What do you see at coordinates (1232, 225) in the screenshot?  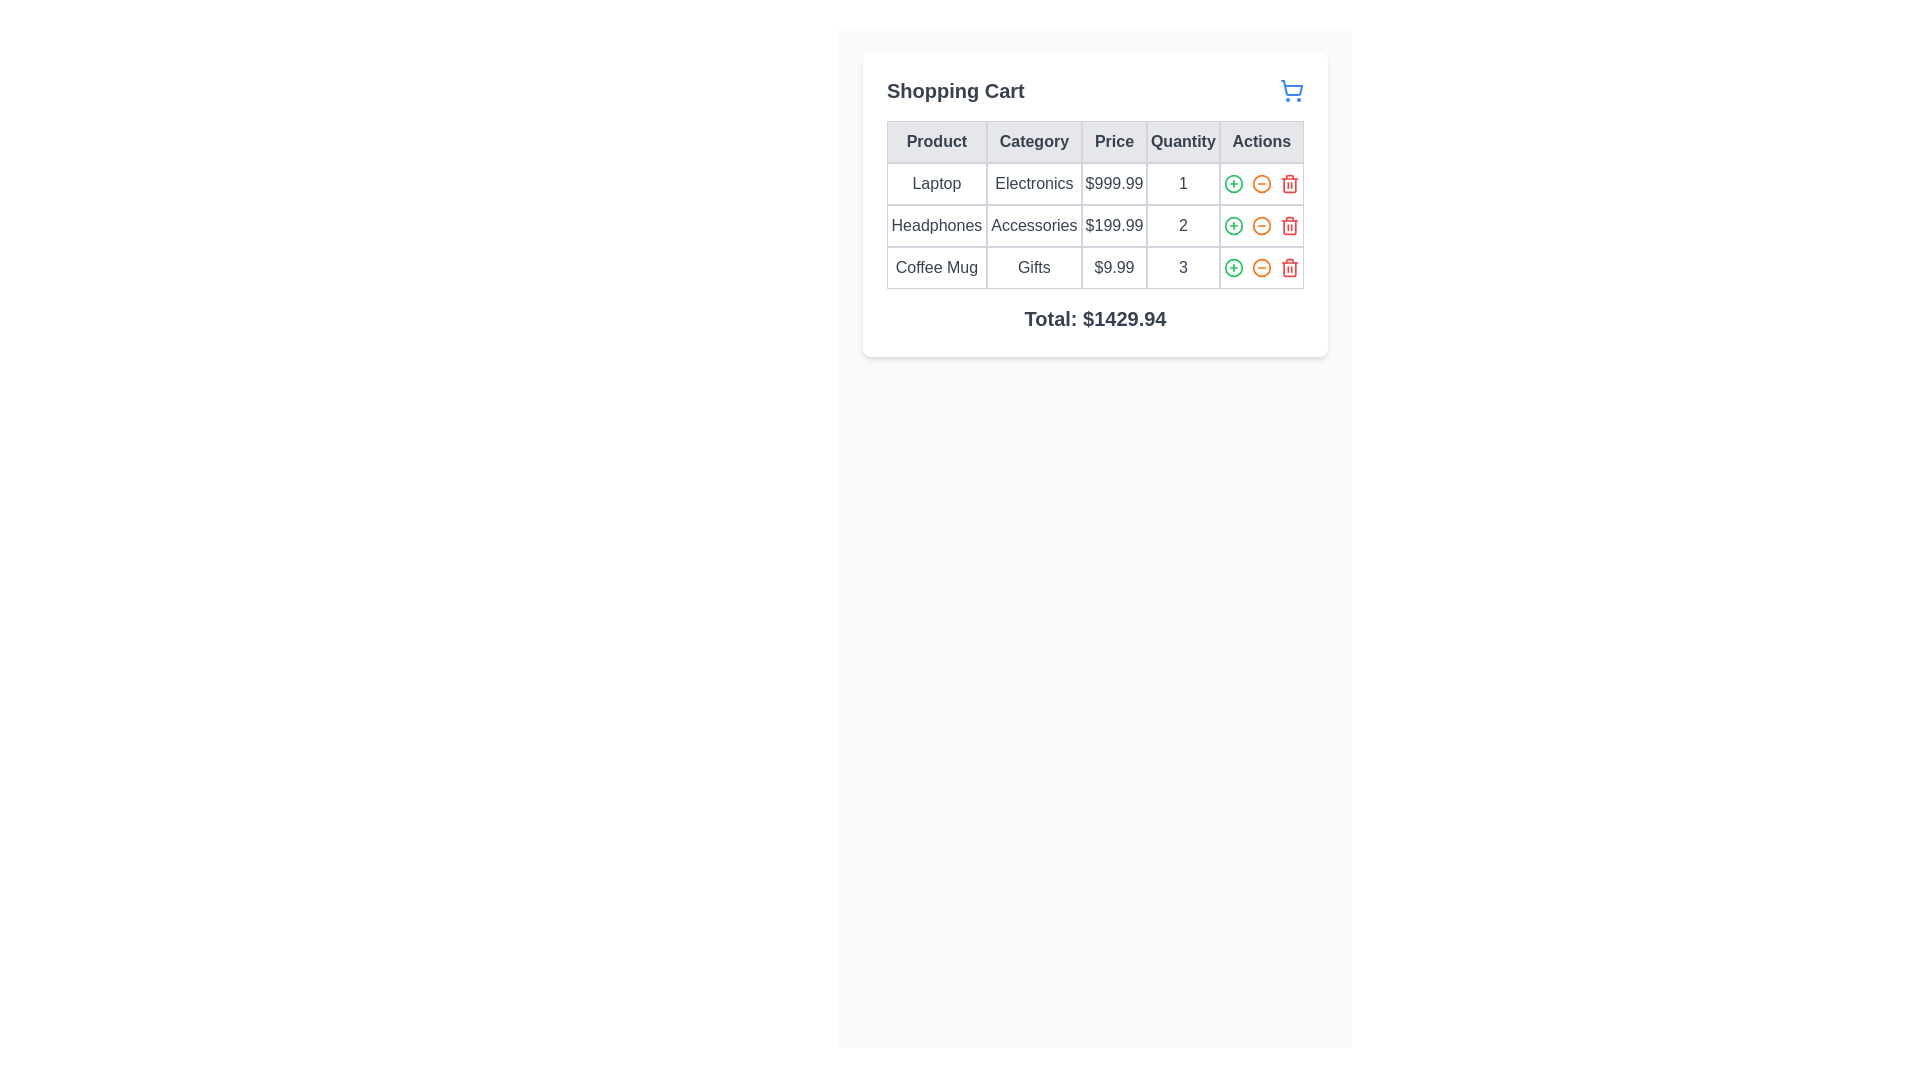 I see `the leftmost button in the 'Actions' column of the second row in the shopping cart table` at bounding box center [1232, 225].